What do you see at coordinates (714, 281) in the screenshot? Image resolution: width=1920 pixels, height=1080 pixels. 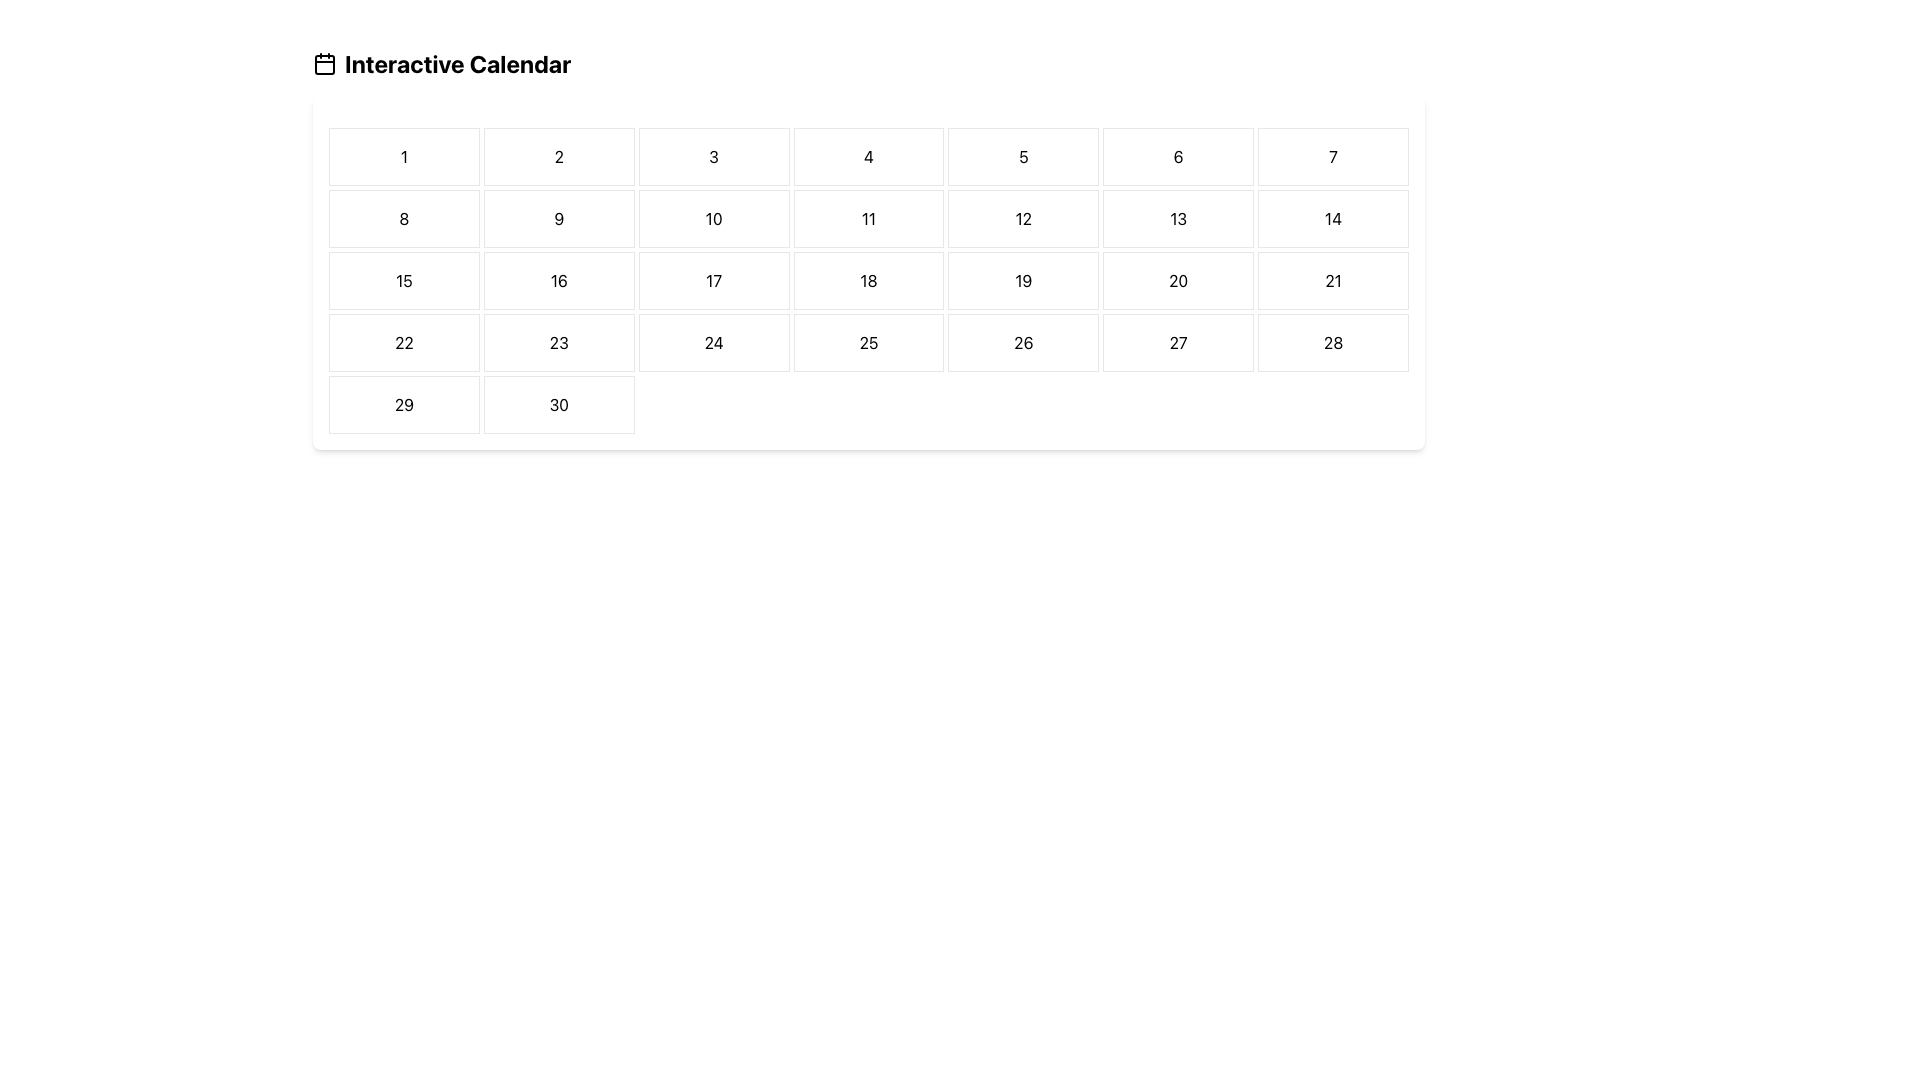 I see `the calendar day cell displaying the number '17'` at bounding box center [714, 281].